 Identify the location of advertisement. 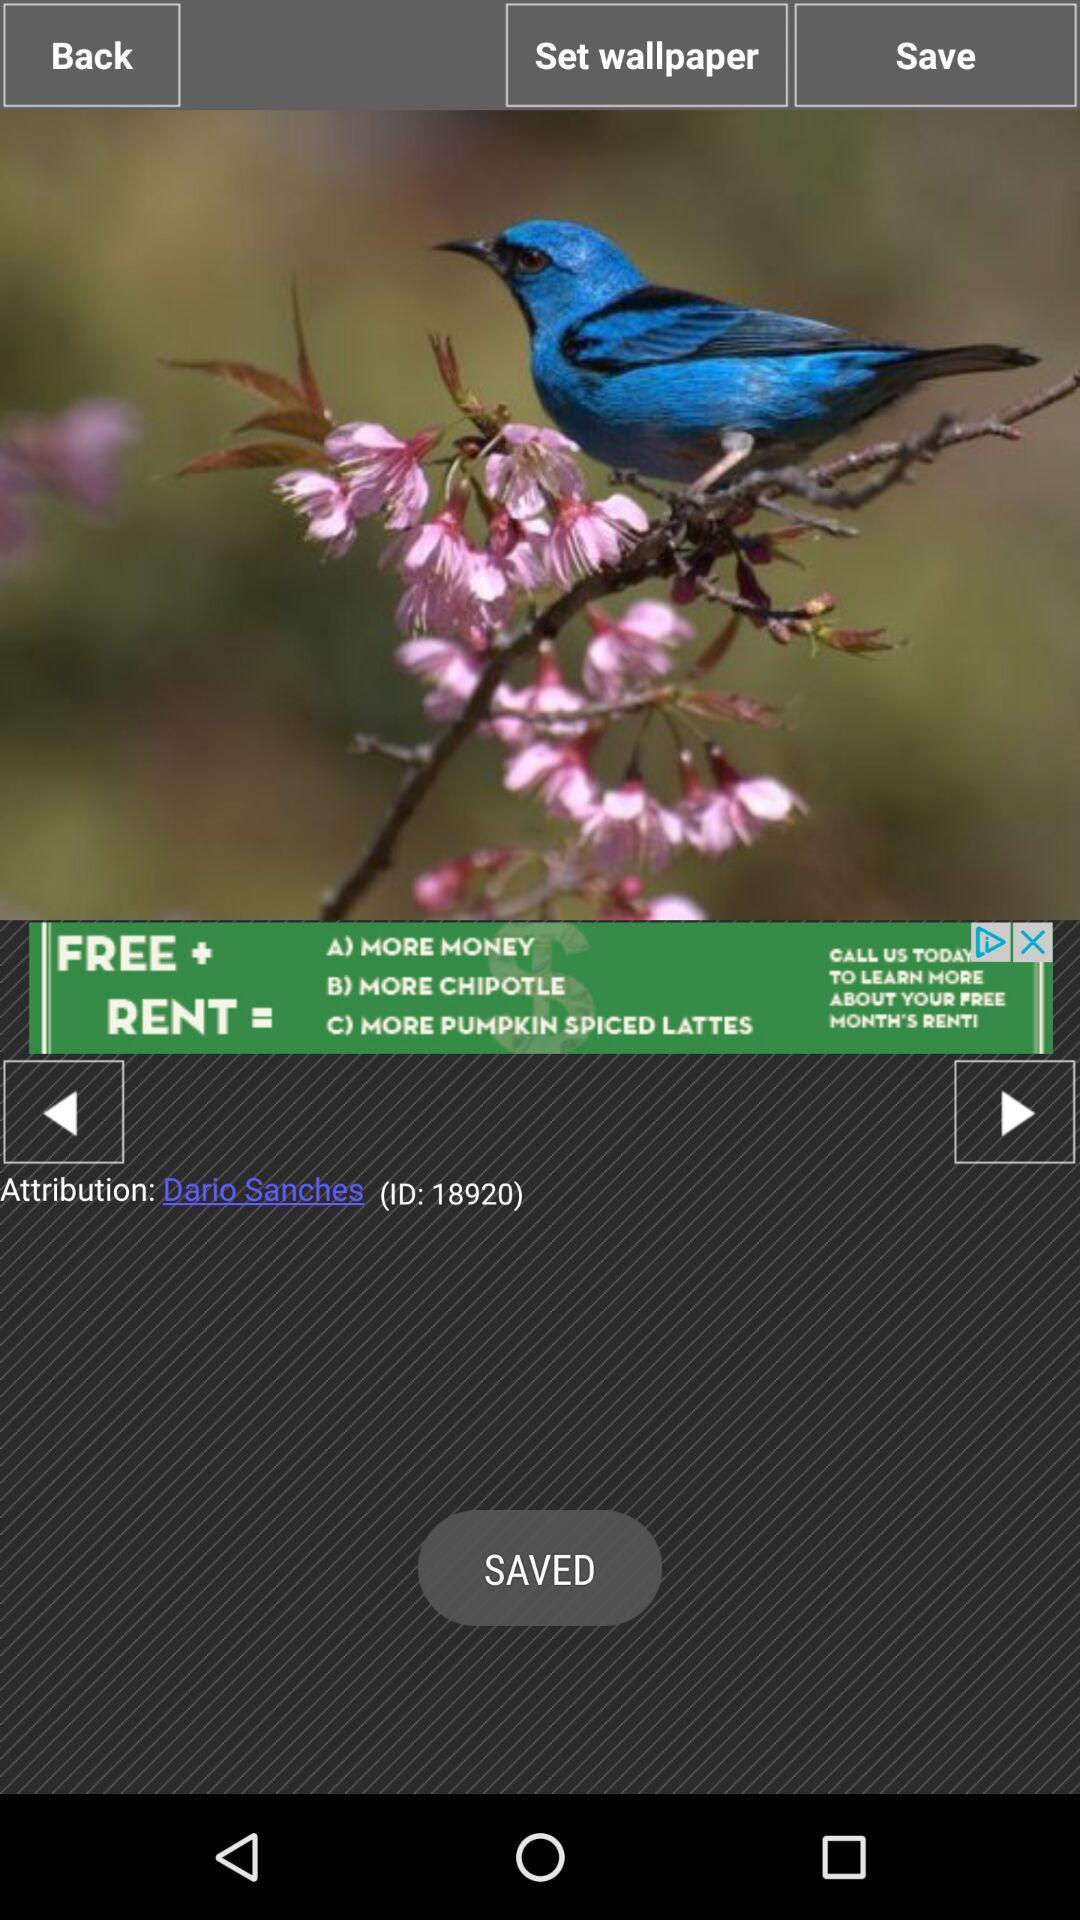
(540, 988).